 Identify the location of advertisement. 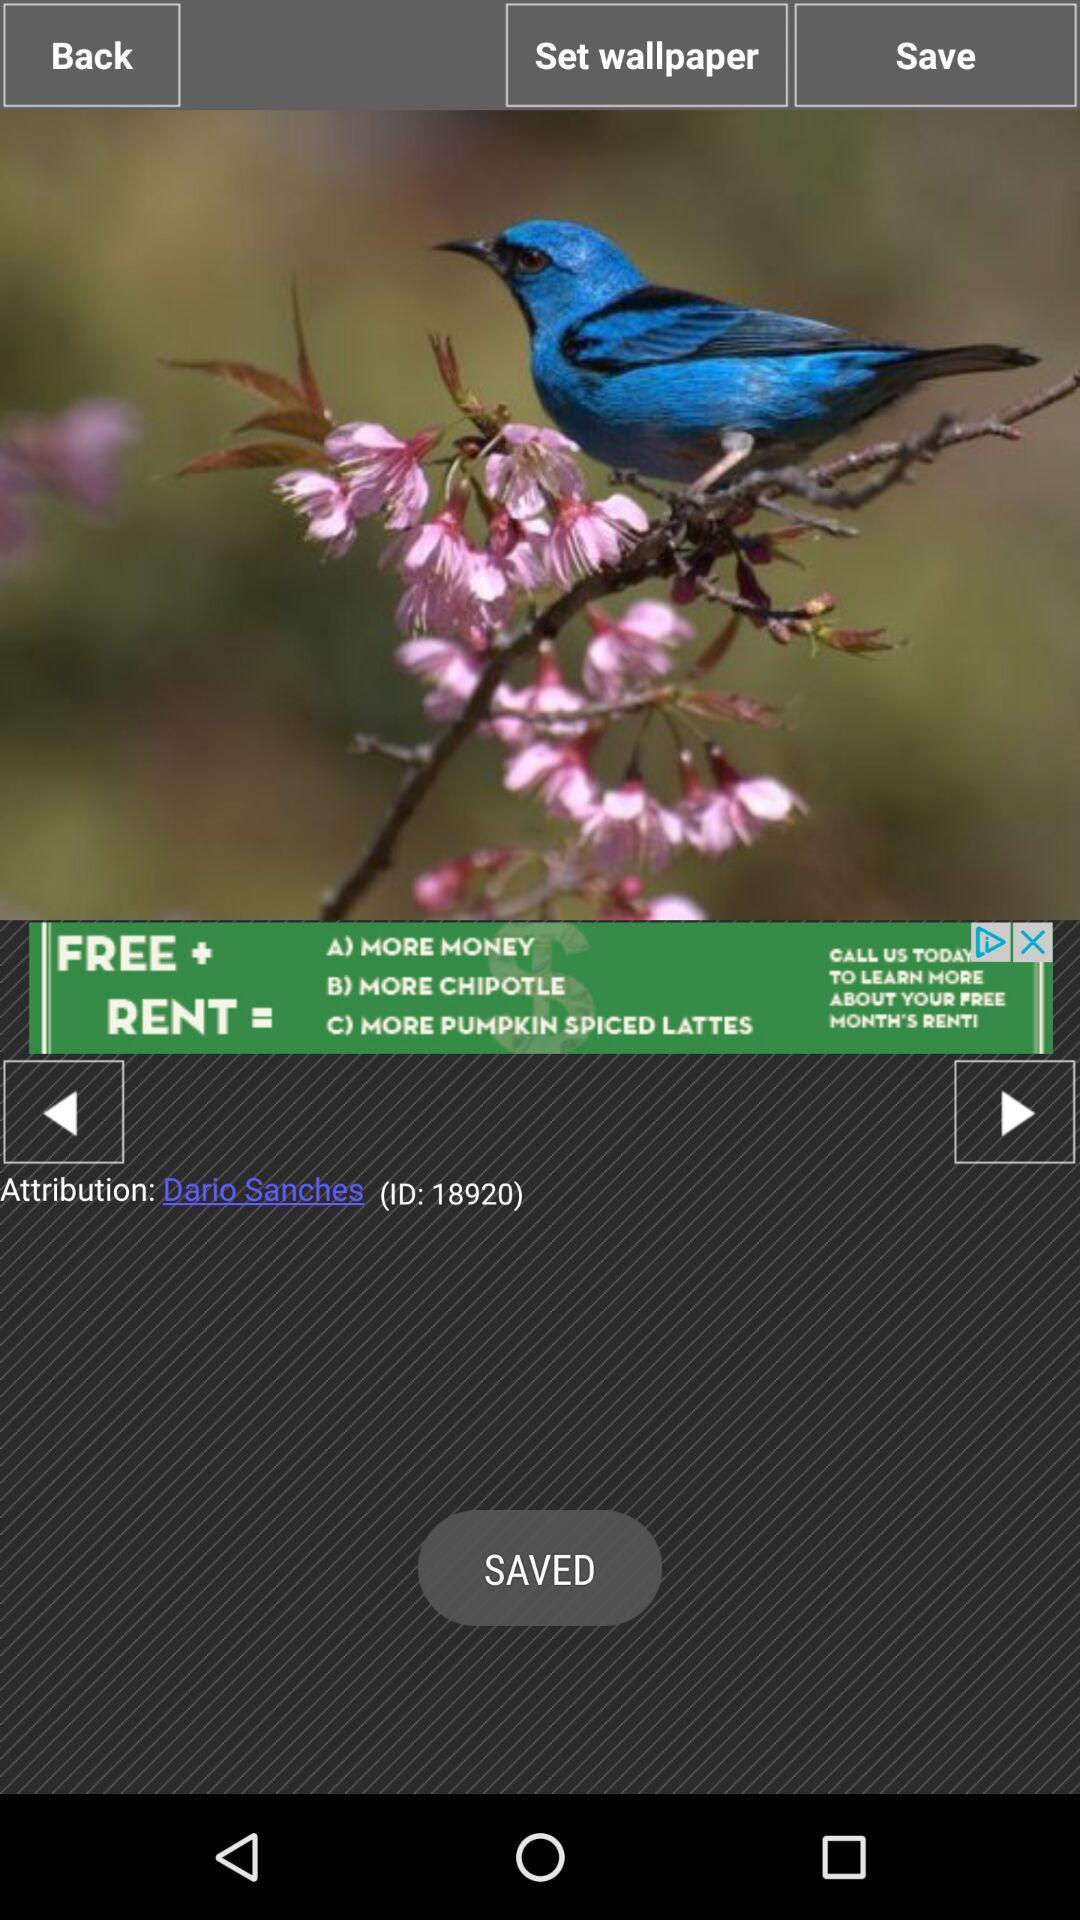
(540, 988).